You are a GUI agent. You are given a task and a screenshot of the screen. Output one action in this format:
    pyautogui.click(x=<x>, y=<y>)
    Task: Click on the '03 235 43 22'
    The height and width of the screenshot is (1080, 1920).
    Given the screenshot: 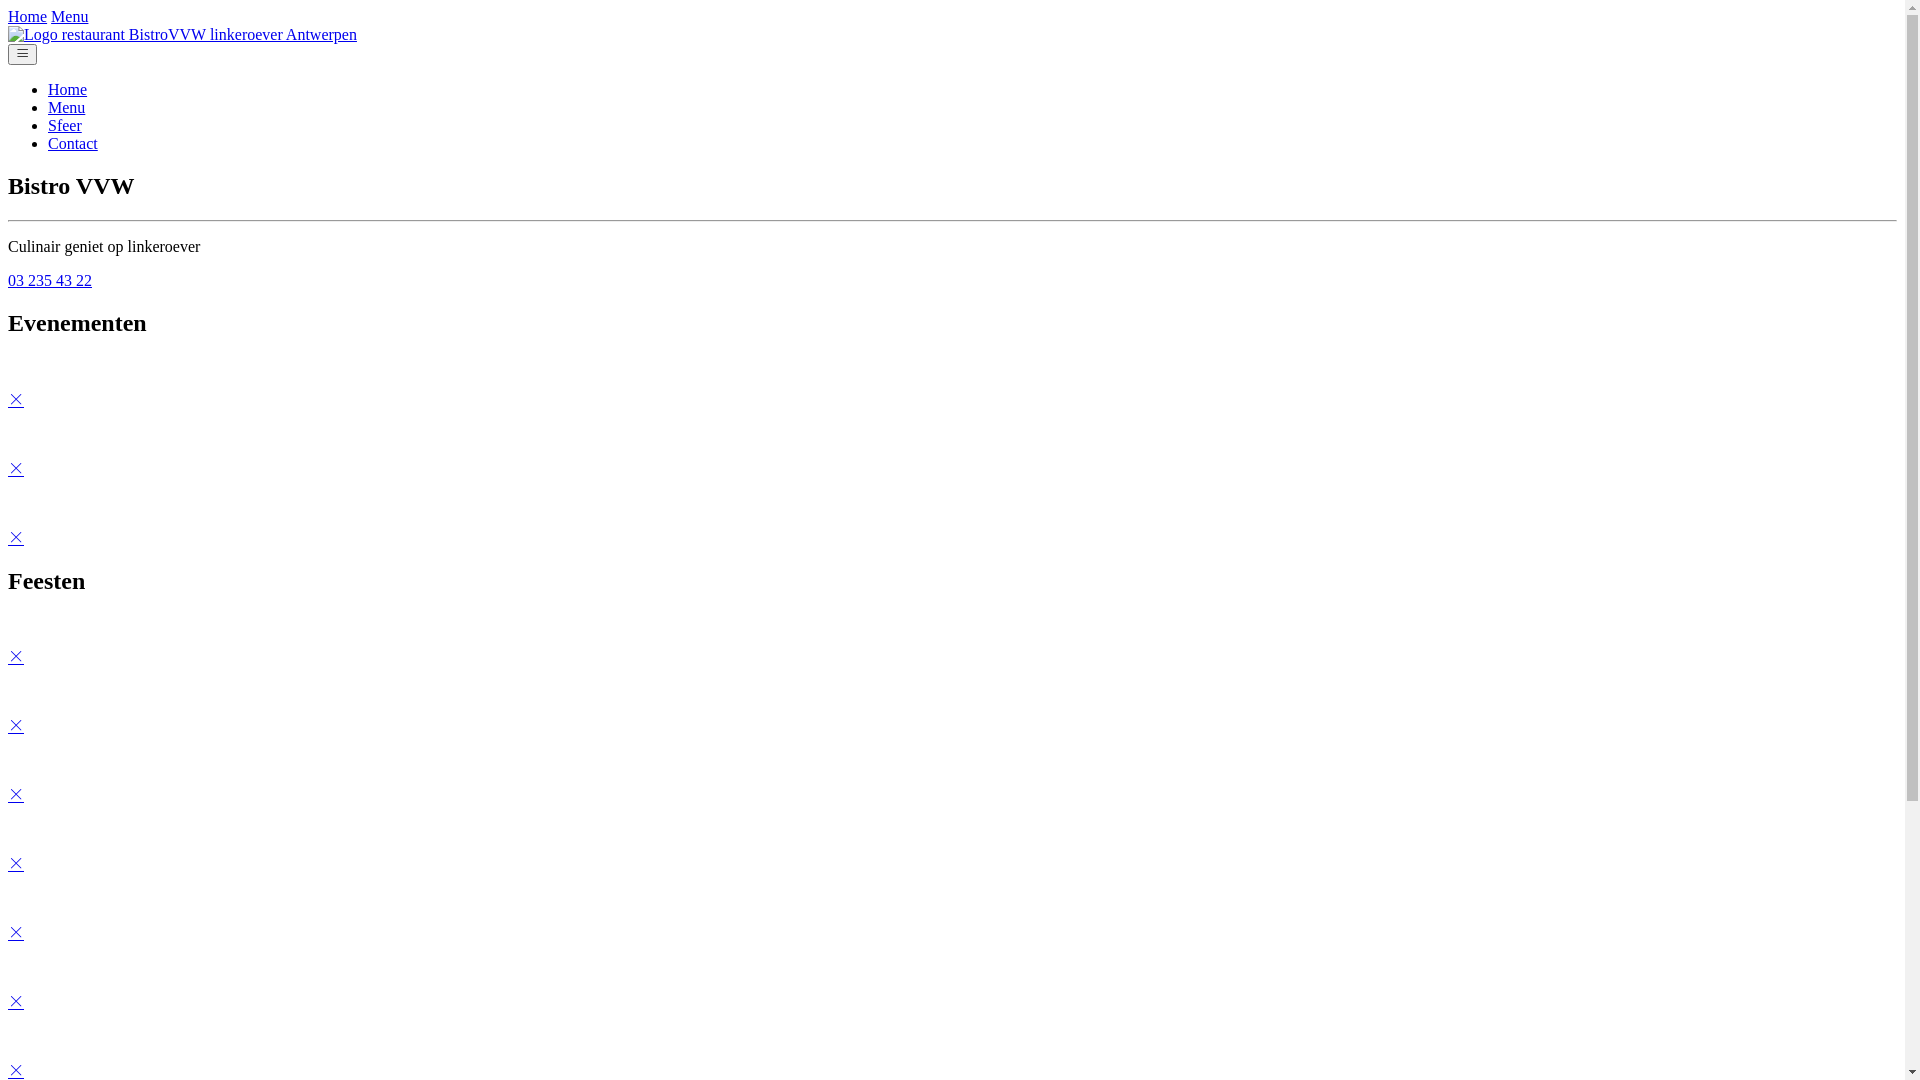 What is the action you would take?
    pyautogui.click(x=49, y=280)
    